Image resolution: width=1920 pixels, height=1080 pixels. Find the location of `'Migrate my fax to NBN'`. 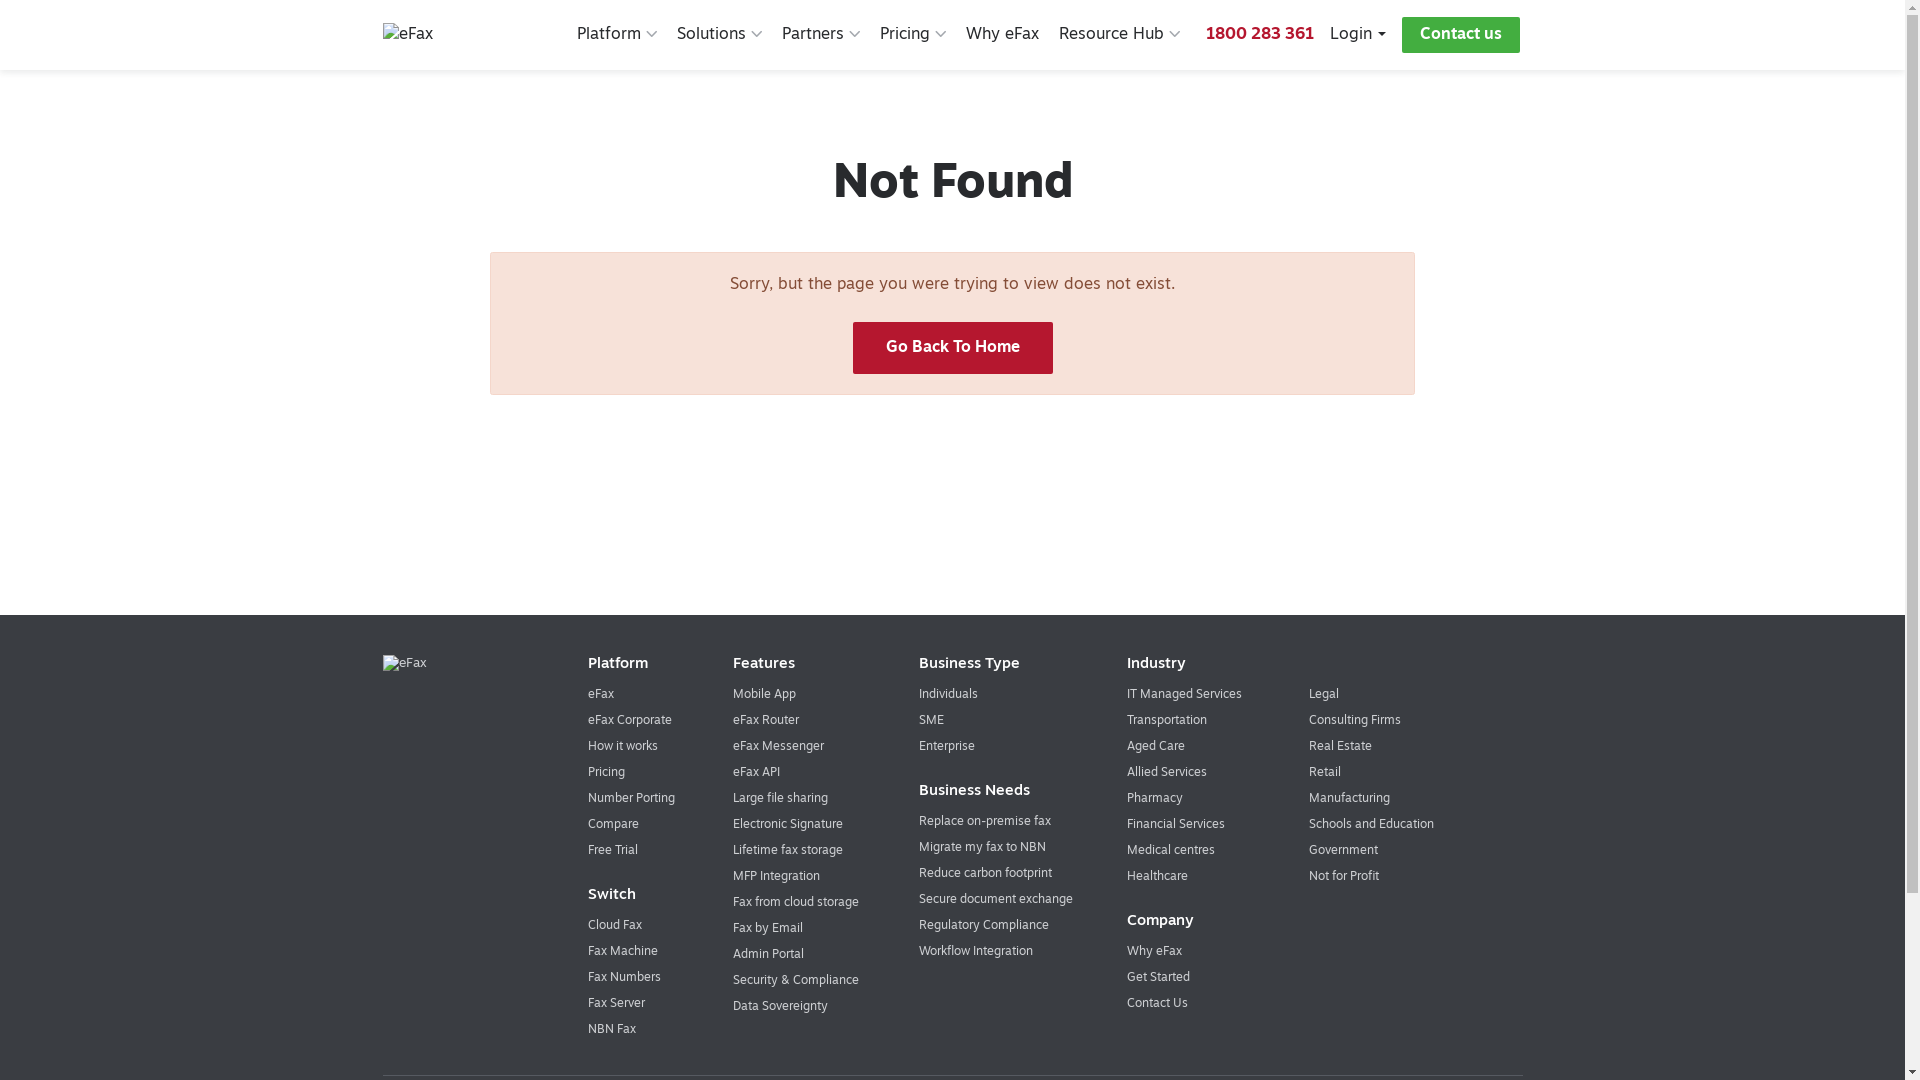

'Migrate my fax to NBN' is located at coordinates (982, 848).